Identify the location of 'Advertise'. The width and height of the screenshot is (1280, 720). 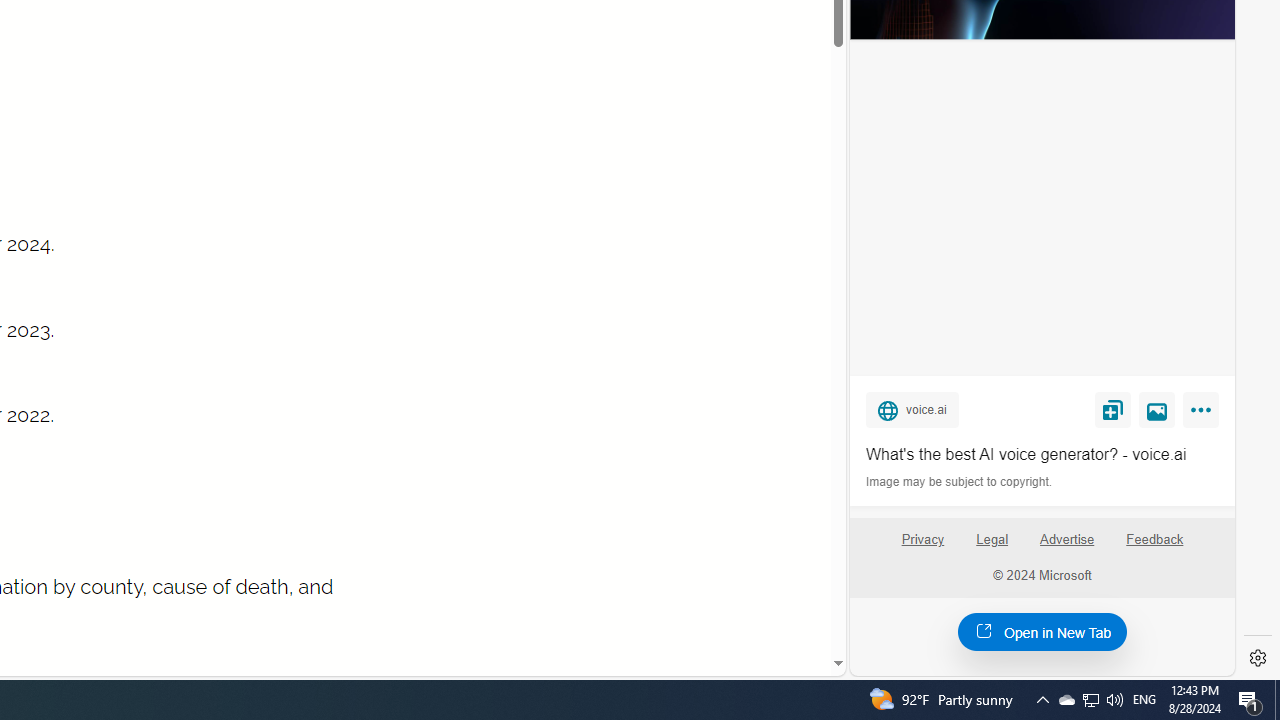
(1065, 538).